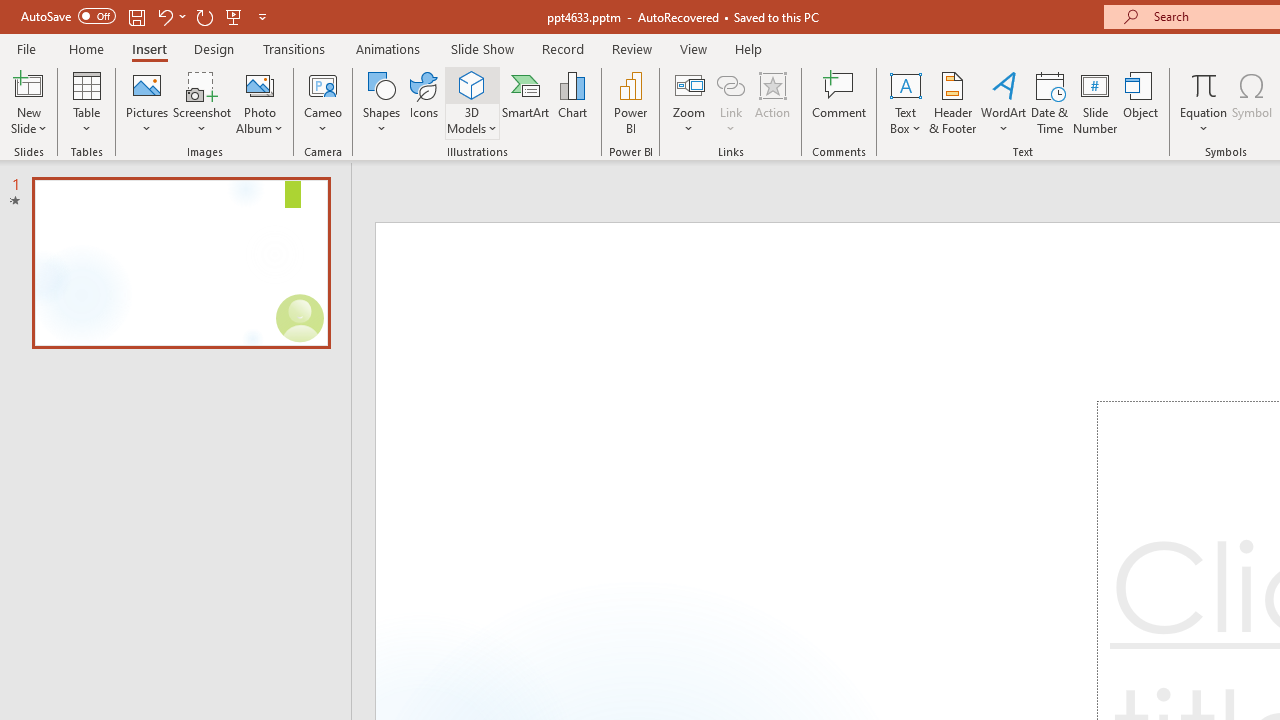  Describe the element at coordinates (202, 103) in the screenshot. I see `'Screenshot'` at that location.